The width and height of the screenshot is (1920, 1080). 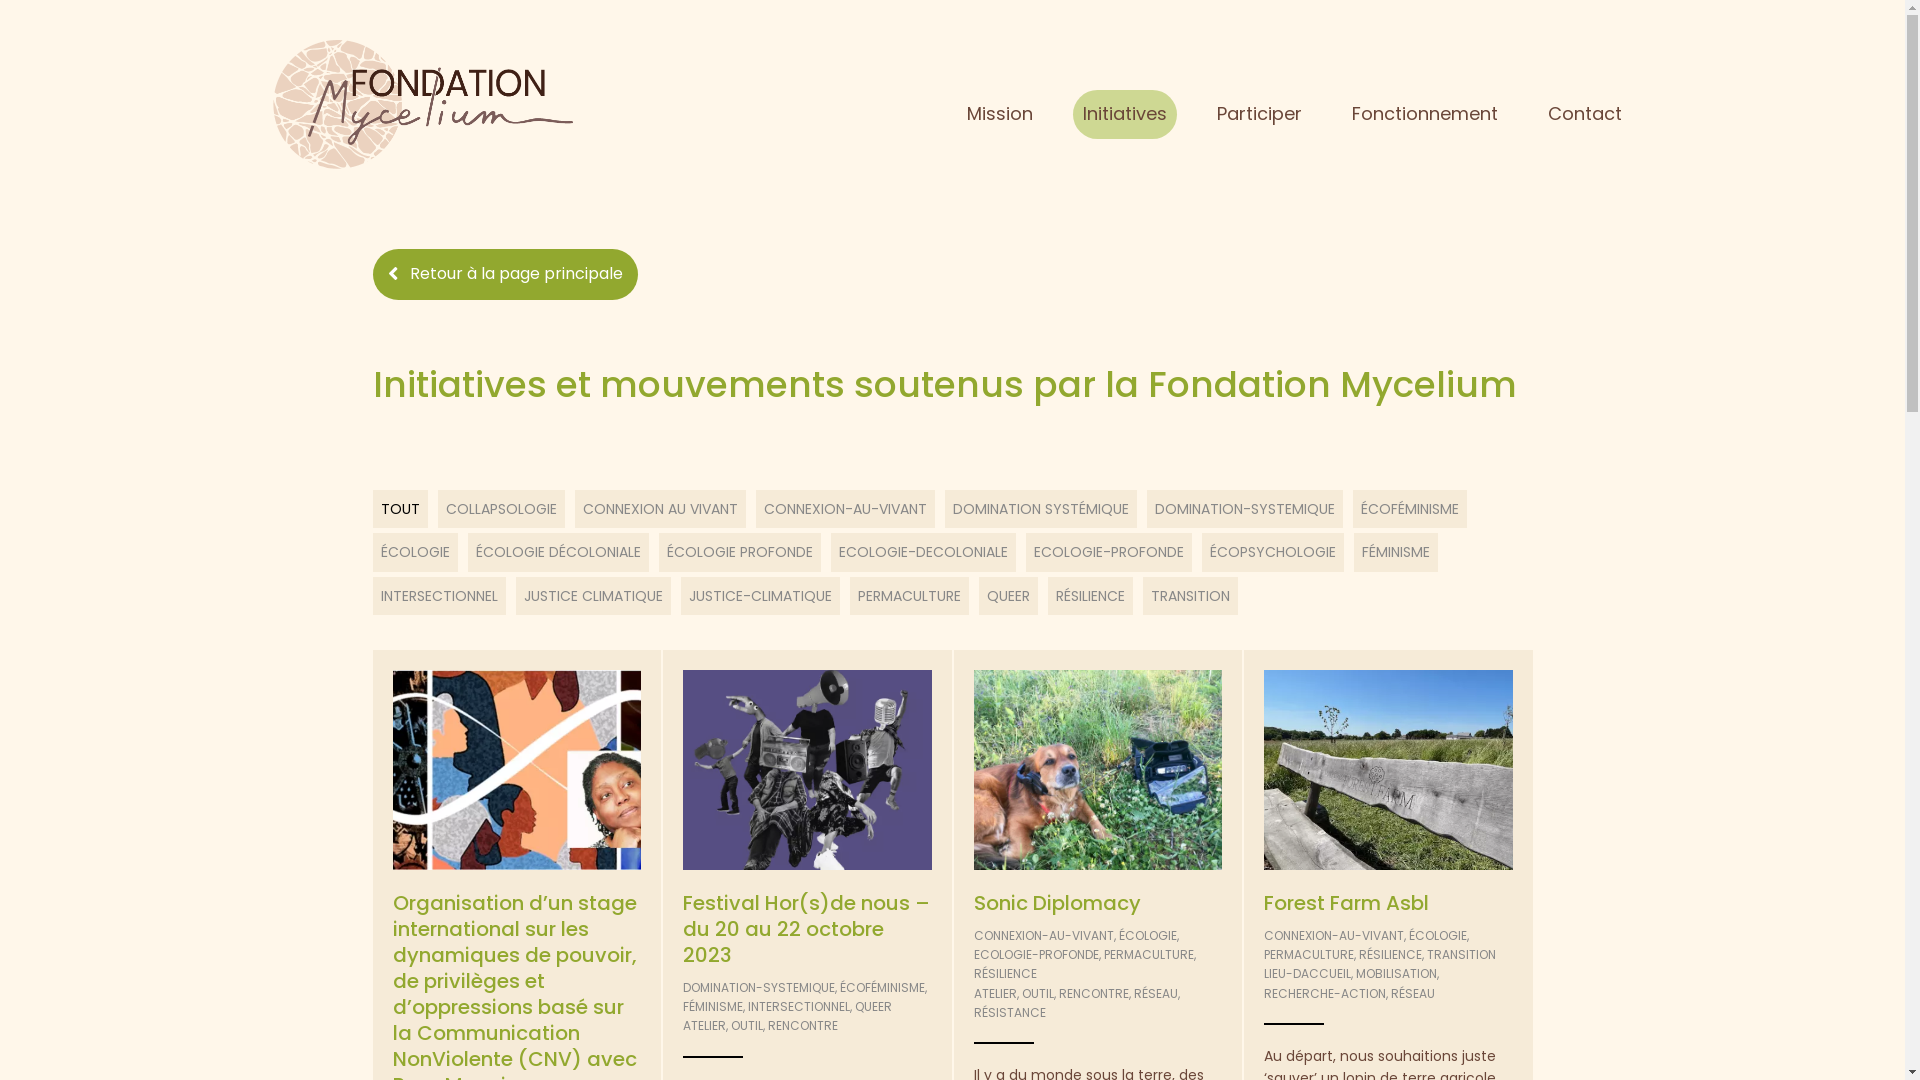 What do you see at coordinates (746, 1025) in the screenshot?
I see `'OUTIL'` at bounding box center [746, 1025].